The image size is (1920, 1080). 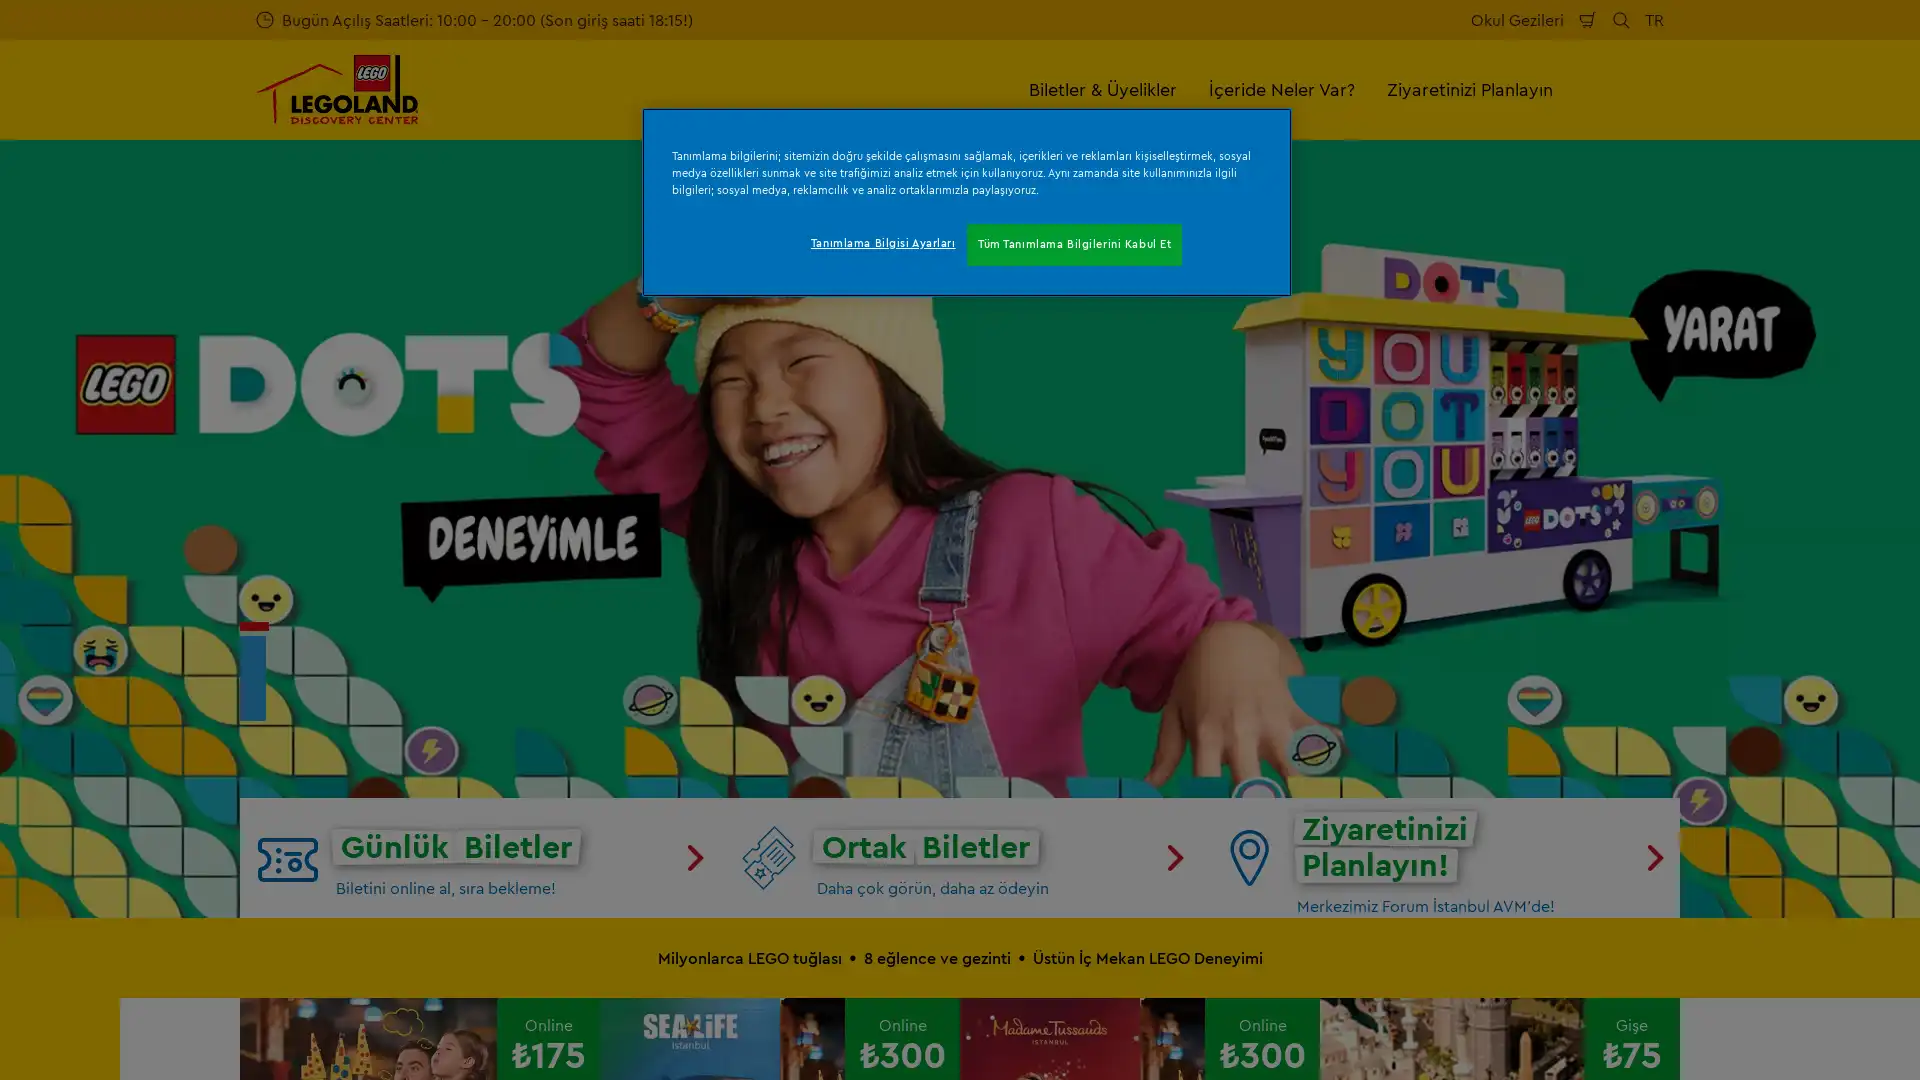 I want to click on Iceride Neler Var?, so click(x=1281, y=88).